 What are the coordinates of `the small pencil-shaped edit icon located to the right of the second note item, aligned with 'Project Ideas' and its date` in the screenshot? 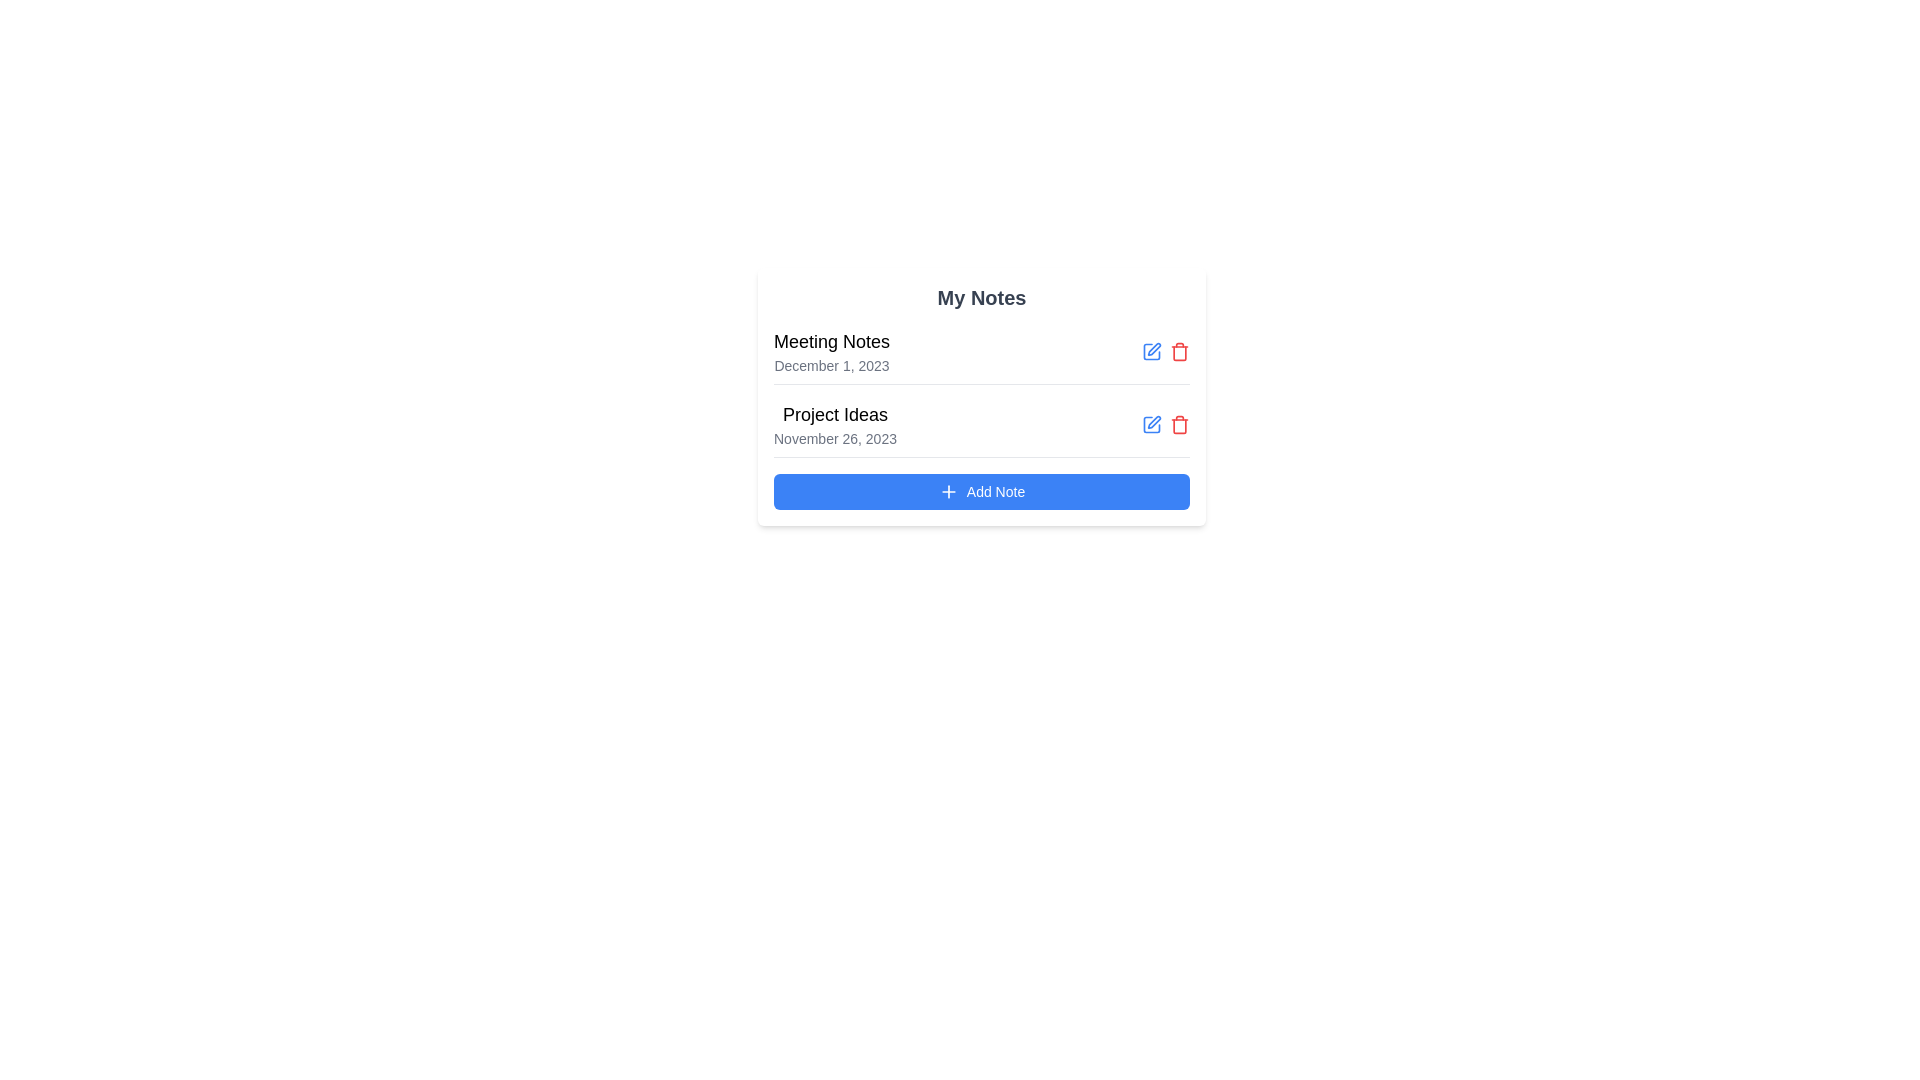 It's located at (1154, 421).